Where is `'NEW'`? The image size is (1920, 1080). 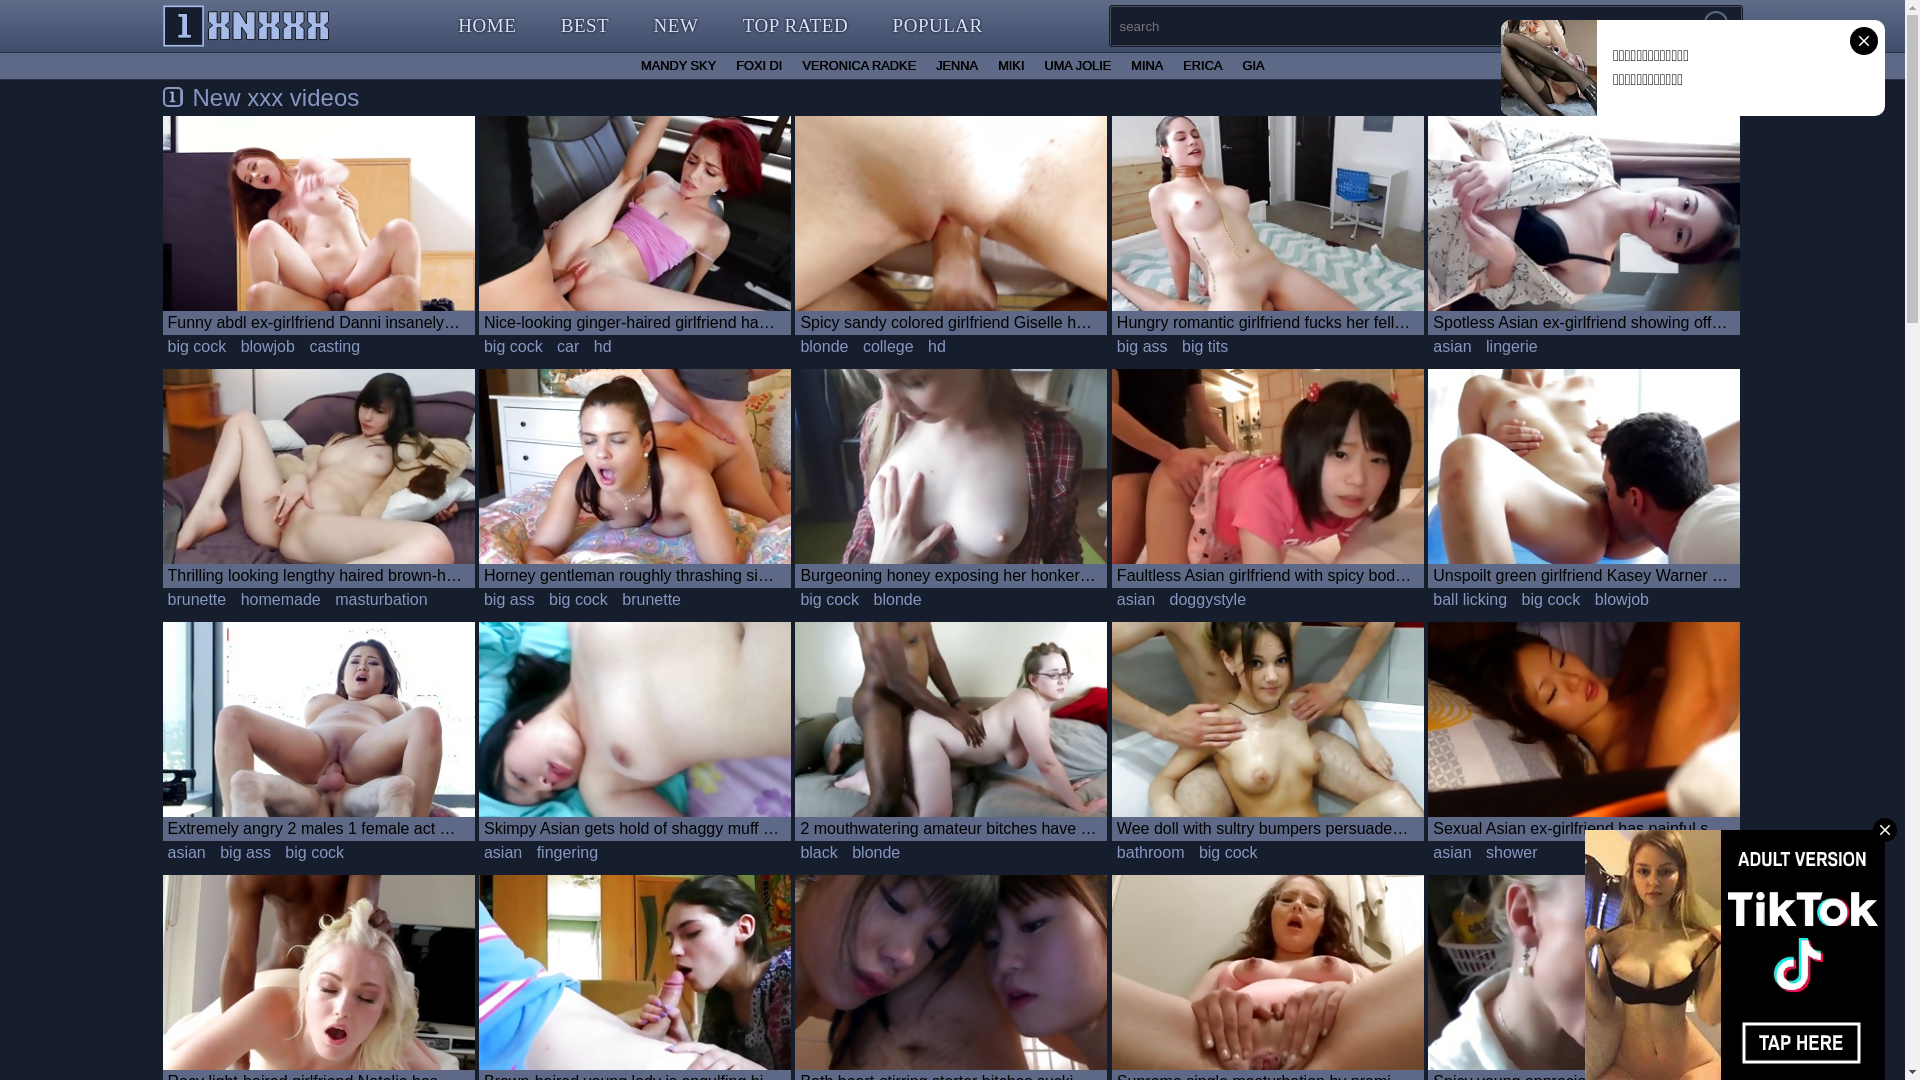
'NEW' is located at coordinates (676, 26).